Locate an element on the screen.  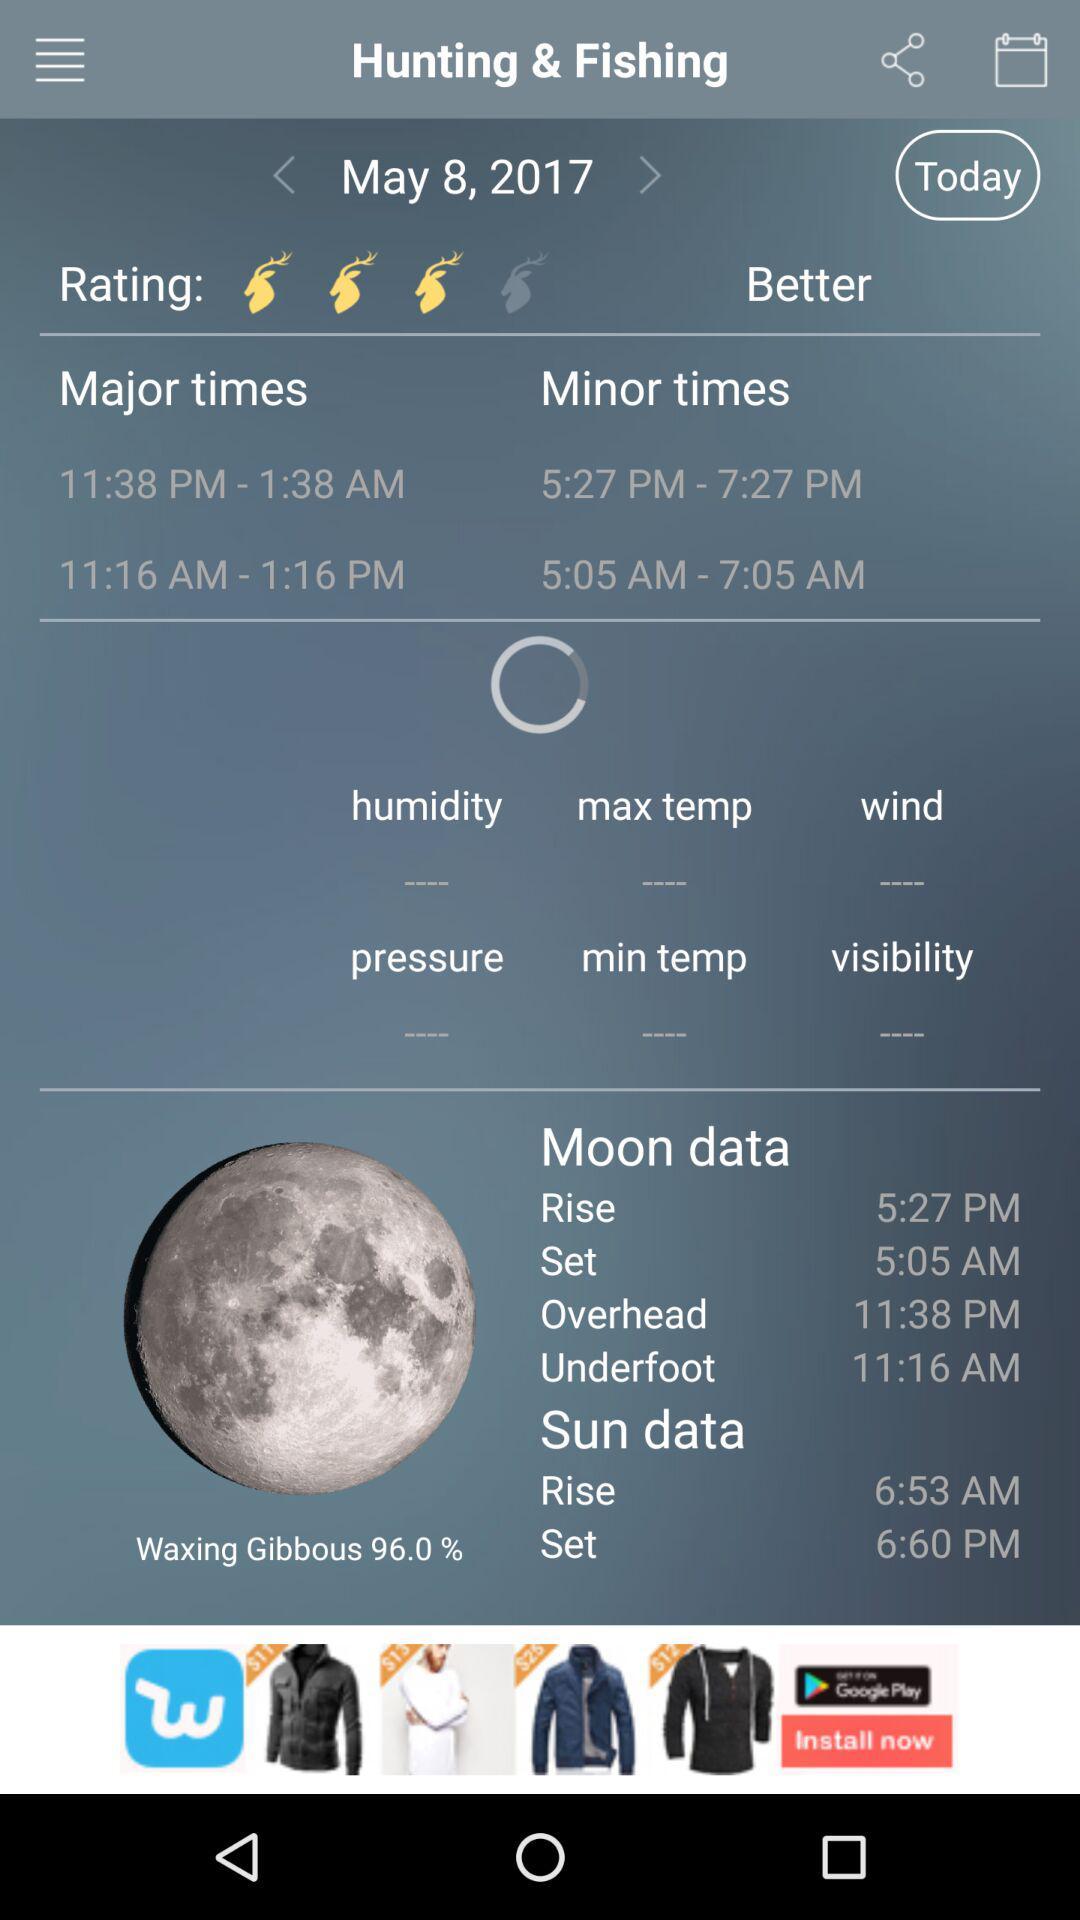
the arrow_forward icon is located at coordinates (650, 187).